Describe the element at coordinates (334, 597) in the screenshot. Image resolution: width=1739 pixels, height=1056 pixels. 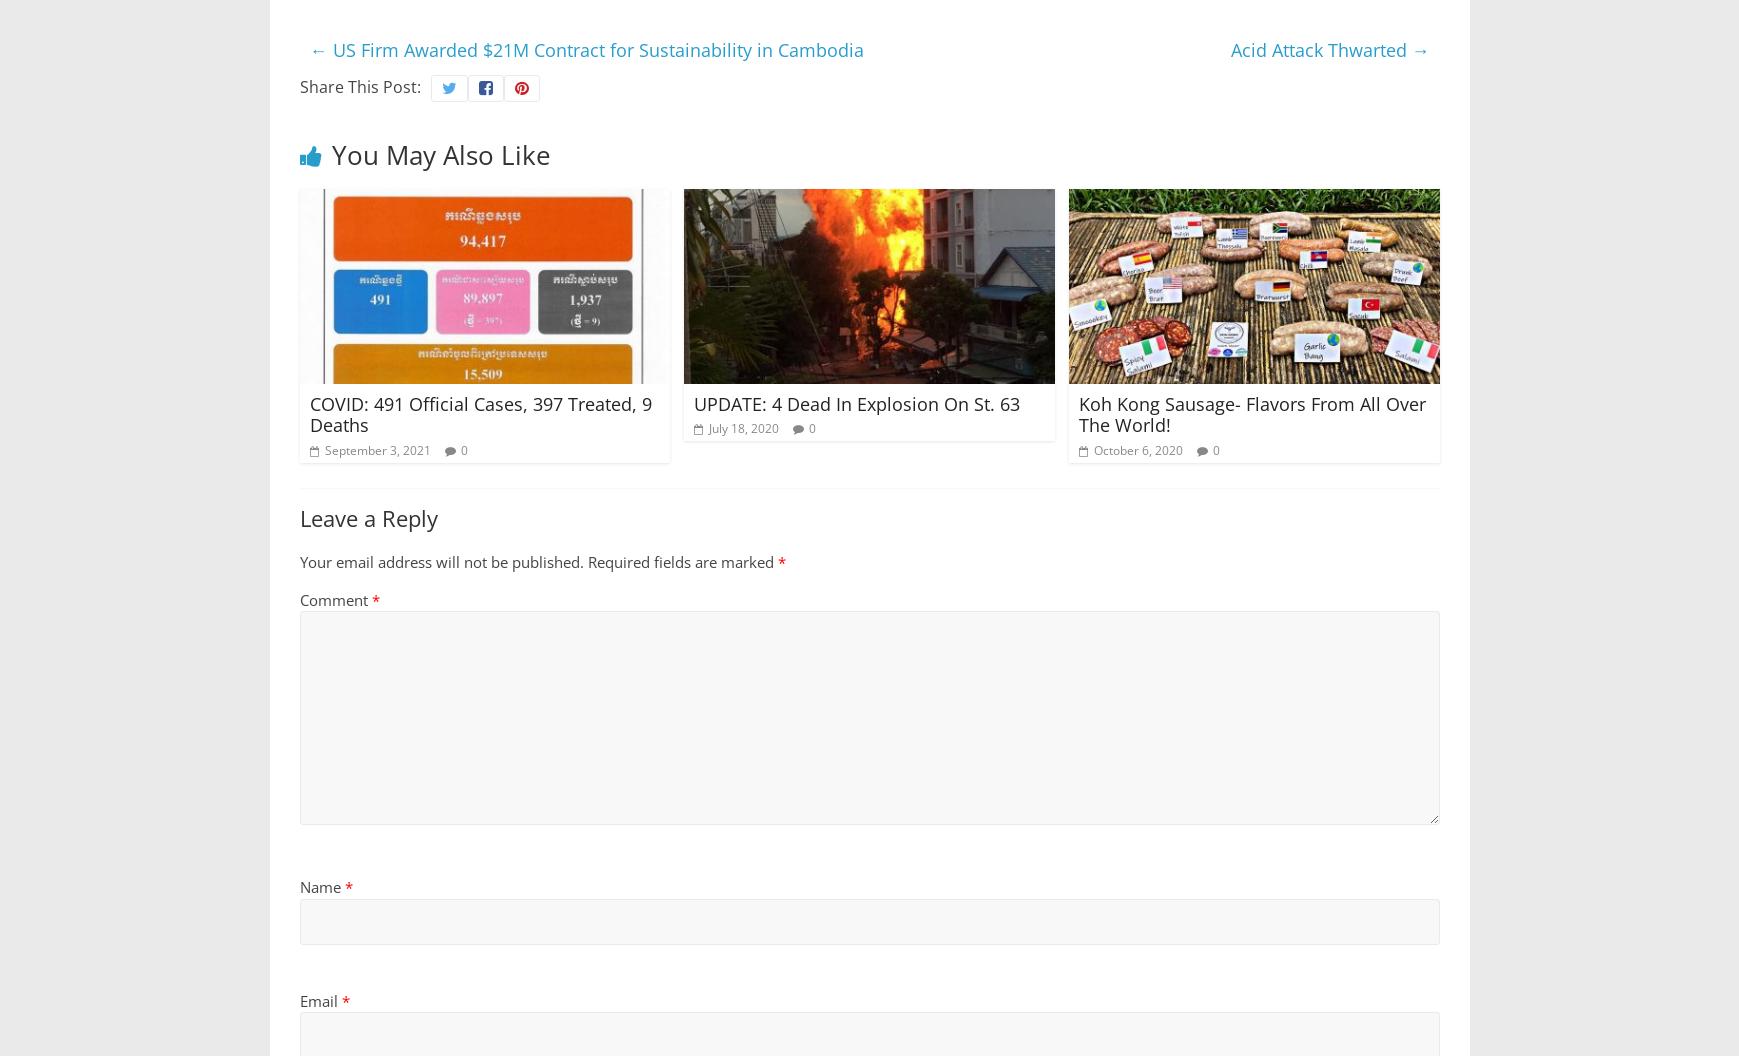
I see `'Comment'` at that location.